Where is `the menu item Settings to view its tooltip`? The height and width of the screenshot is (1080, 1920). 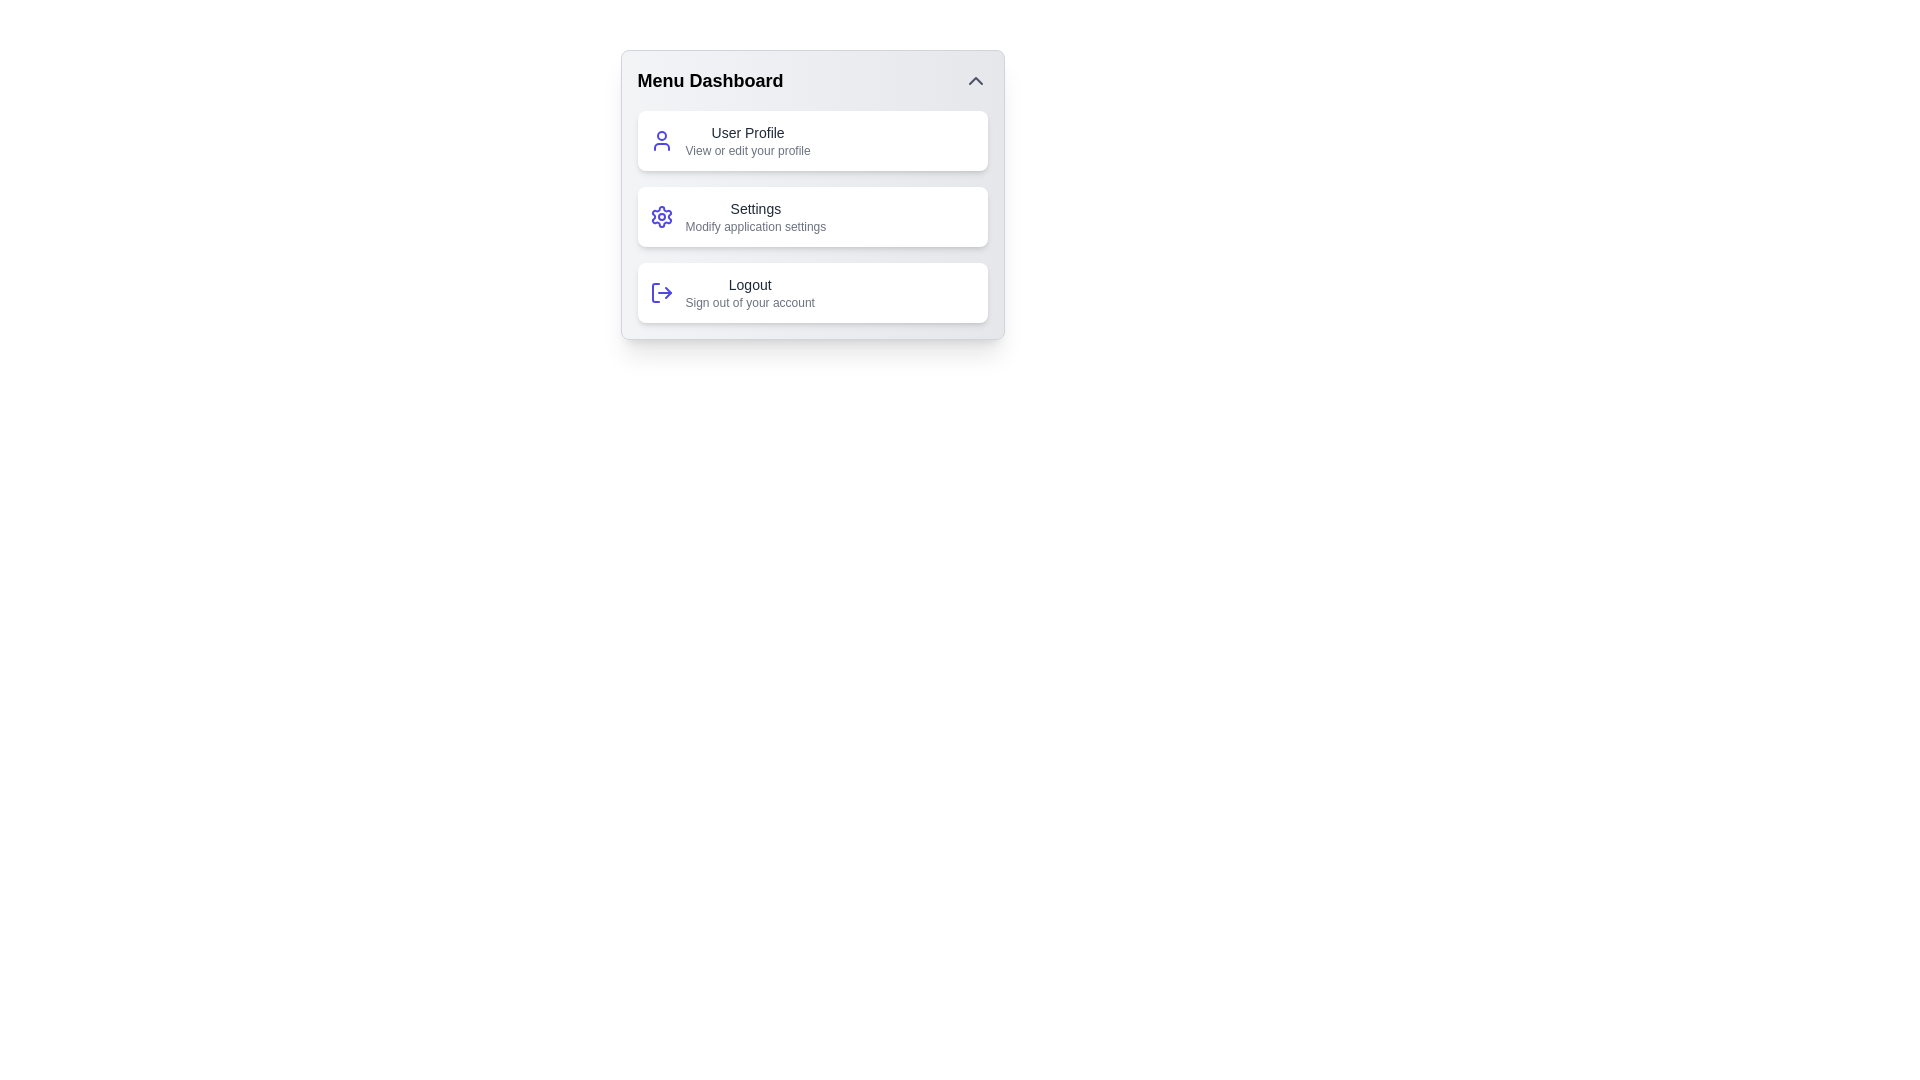
the menu item Settings to view its tooltip is located at coordinates (812, 216).